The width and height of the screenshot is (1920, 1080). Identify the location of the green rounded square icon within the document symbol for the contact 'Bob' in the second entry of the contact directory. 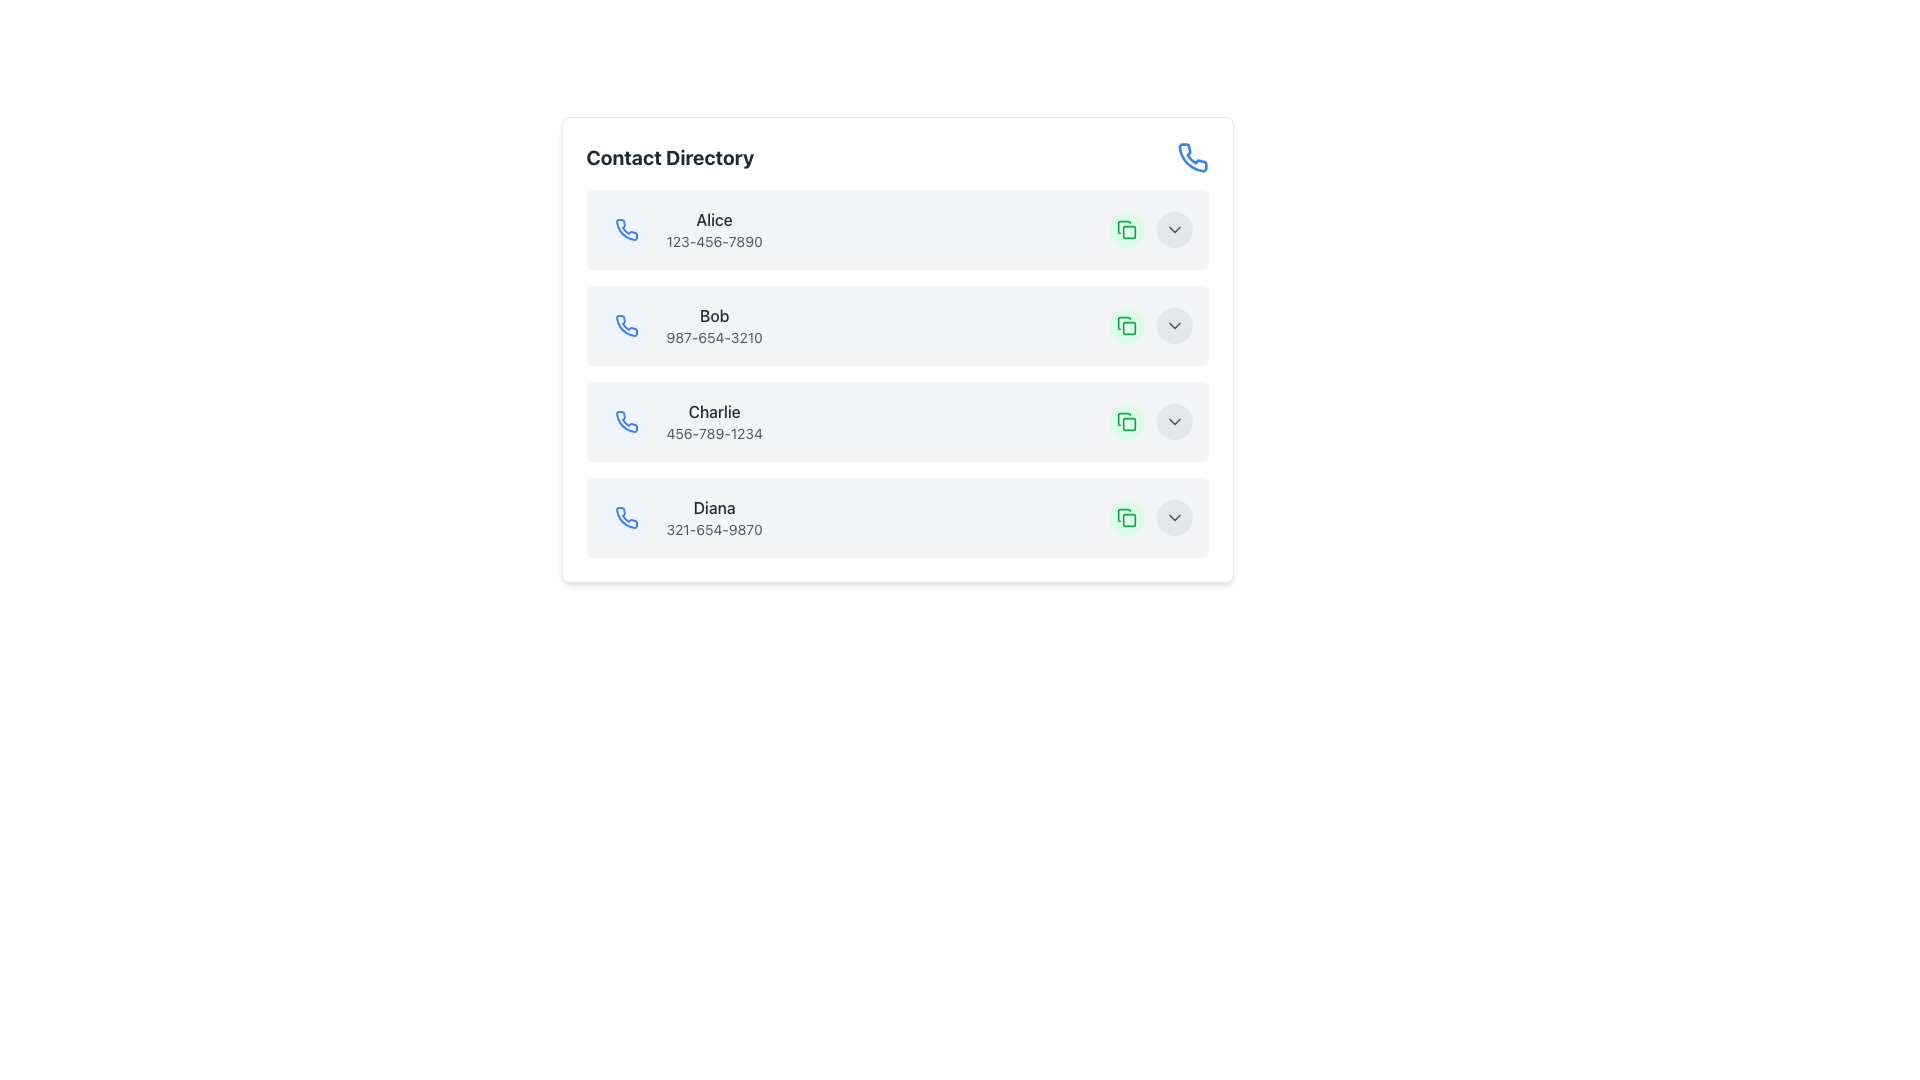
(1128, 327).